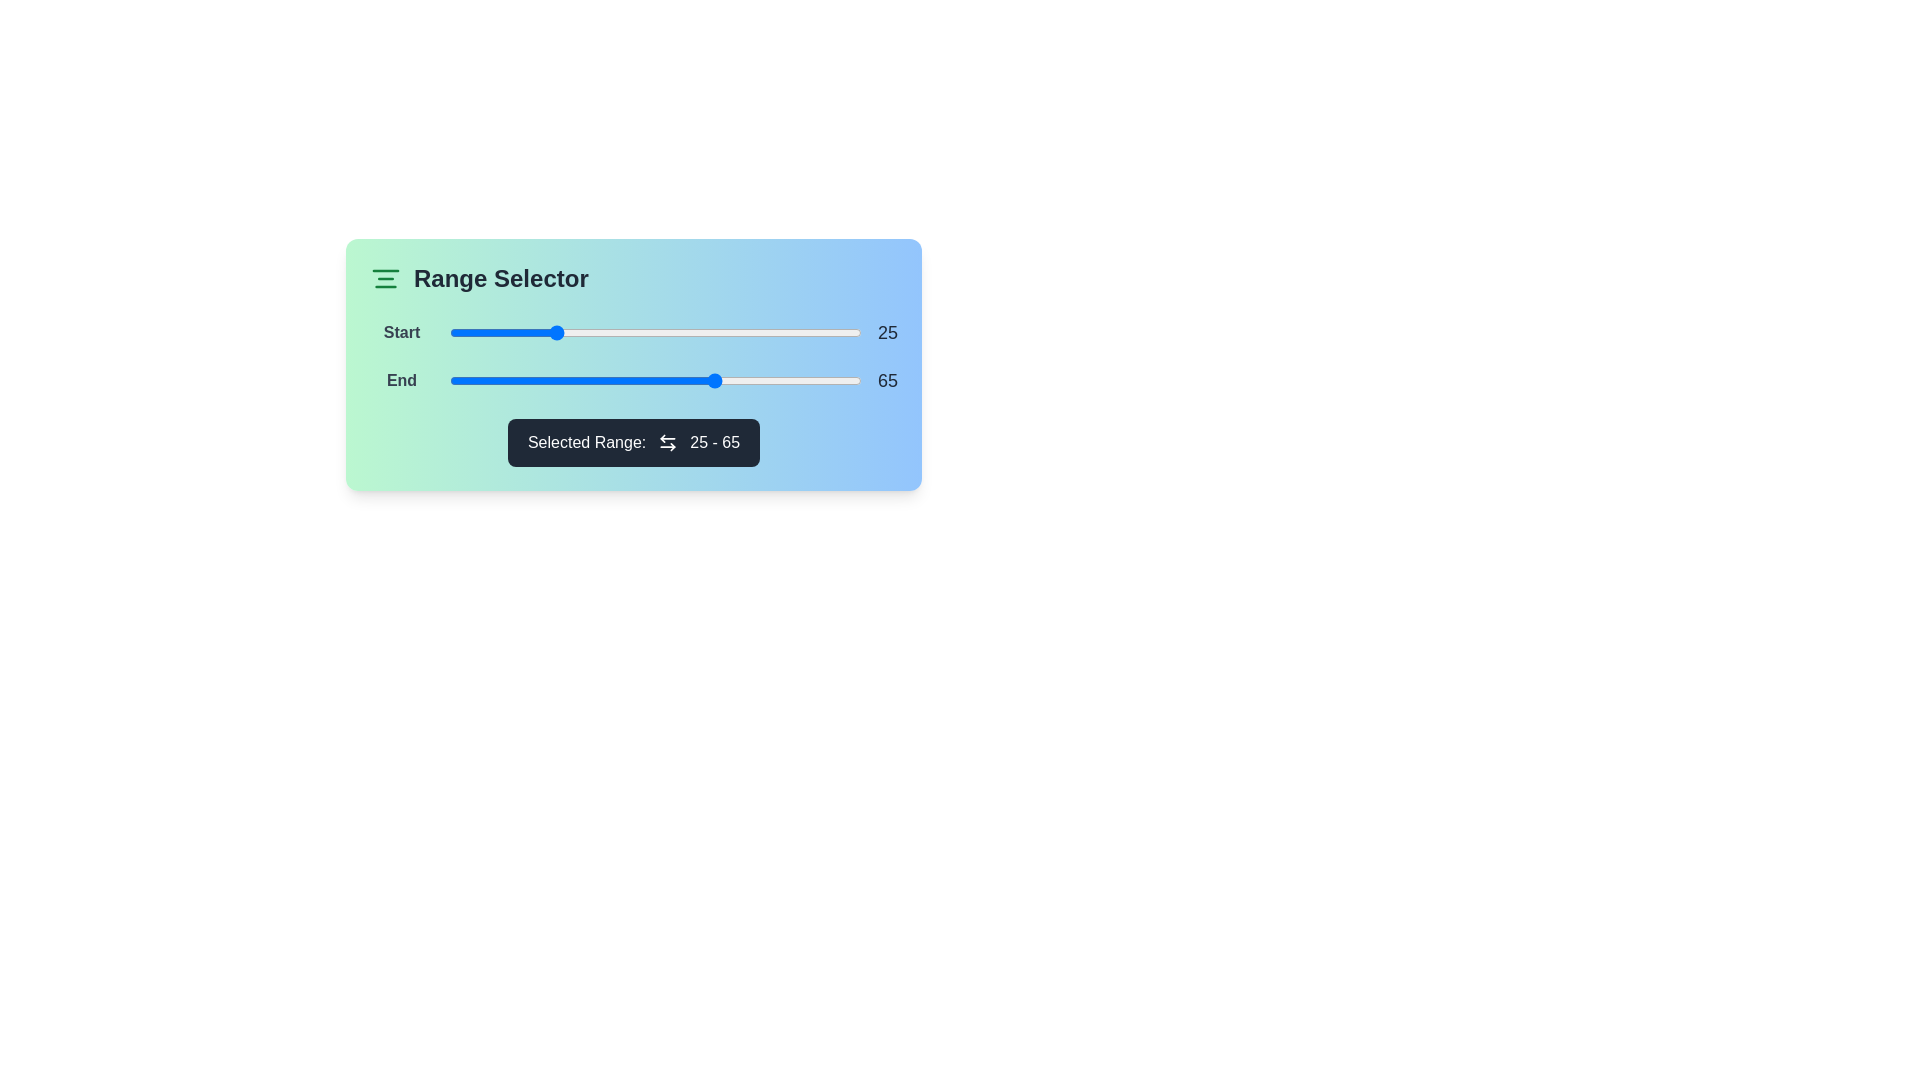 The width and height of the screenshot is (1920, 1080). Describe the element at coordinates (593, 381) in the screenshot. I see `the end range slider to 35 by dragging it to the desired position` at that location.